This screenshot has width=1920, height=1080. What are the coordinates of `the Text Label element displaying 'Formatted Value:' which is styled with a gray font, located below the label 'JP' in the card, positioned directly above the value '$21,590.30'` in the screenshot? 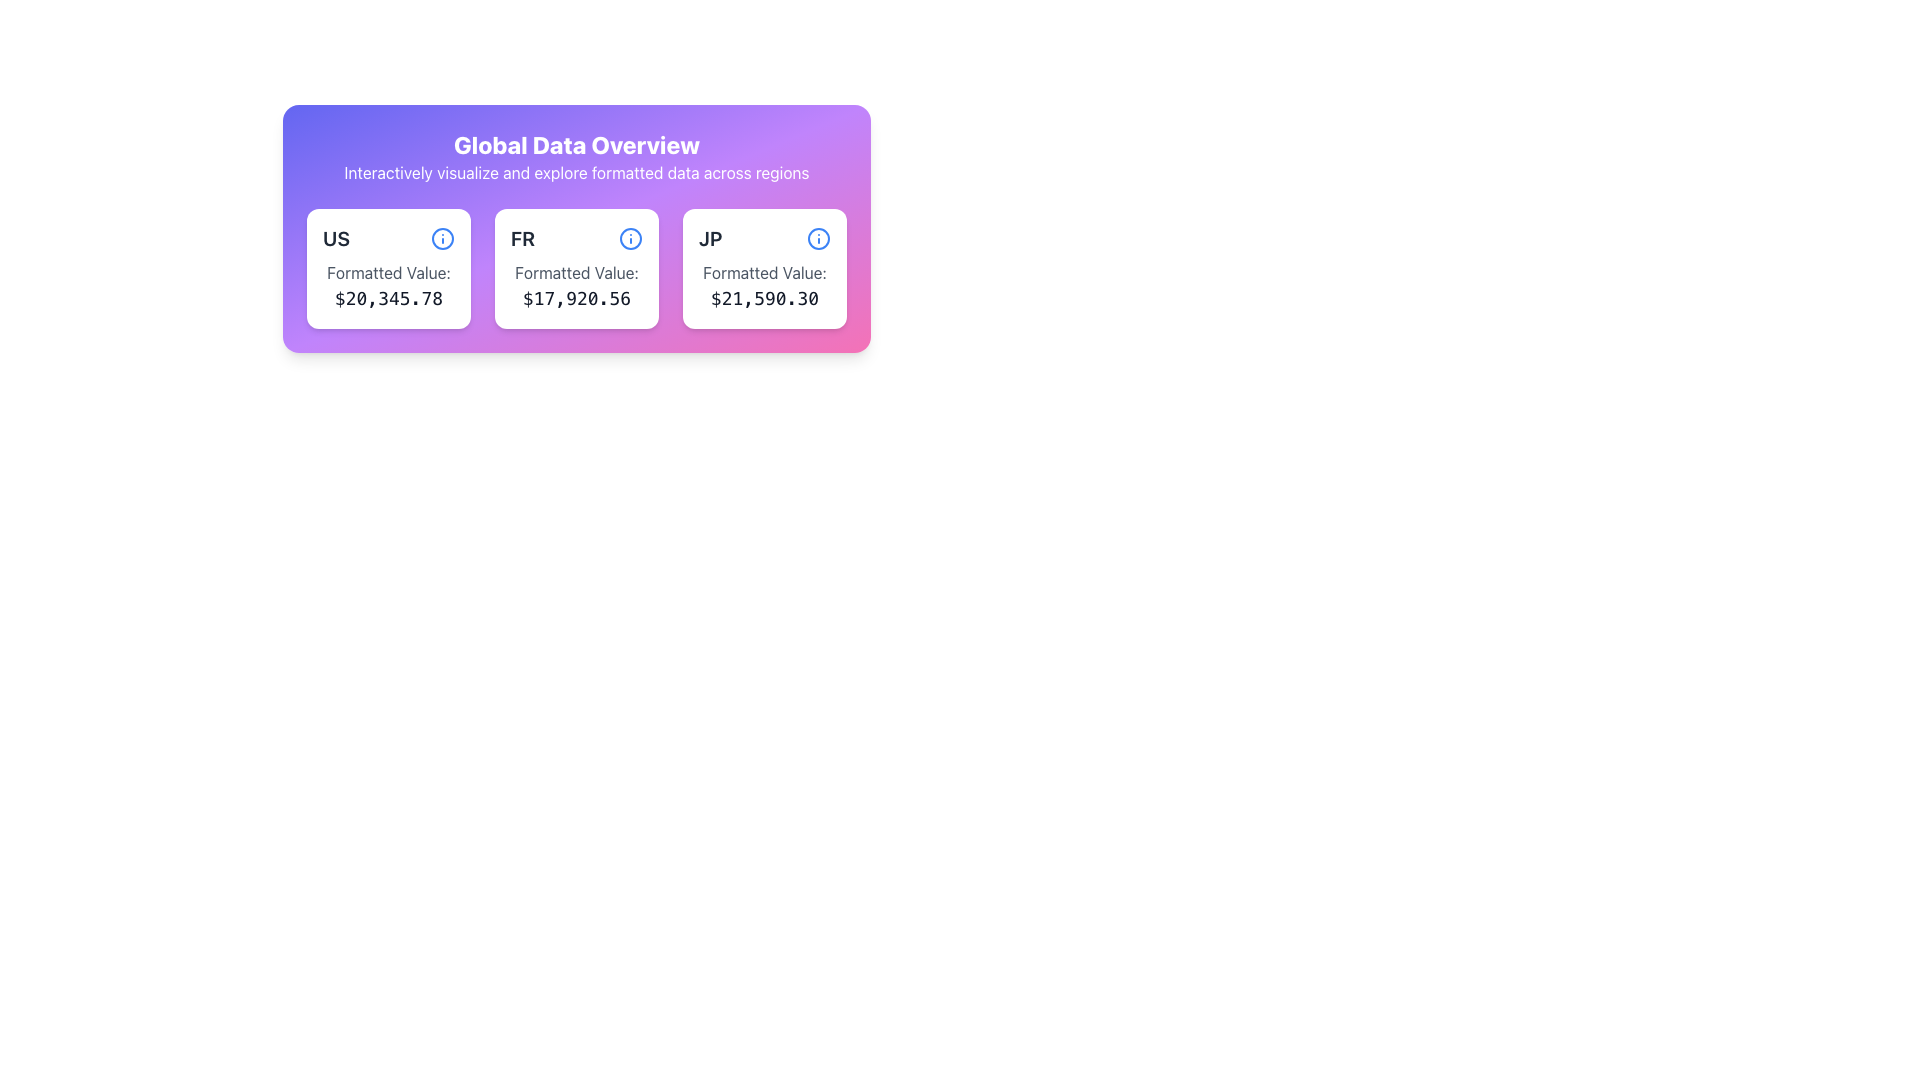 It's located at (763, 273).